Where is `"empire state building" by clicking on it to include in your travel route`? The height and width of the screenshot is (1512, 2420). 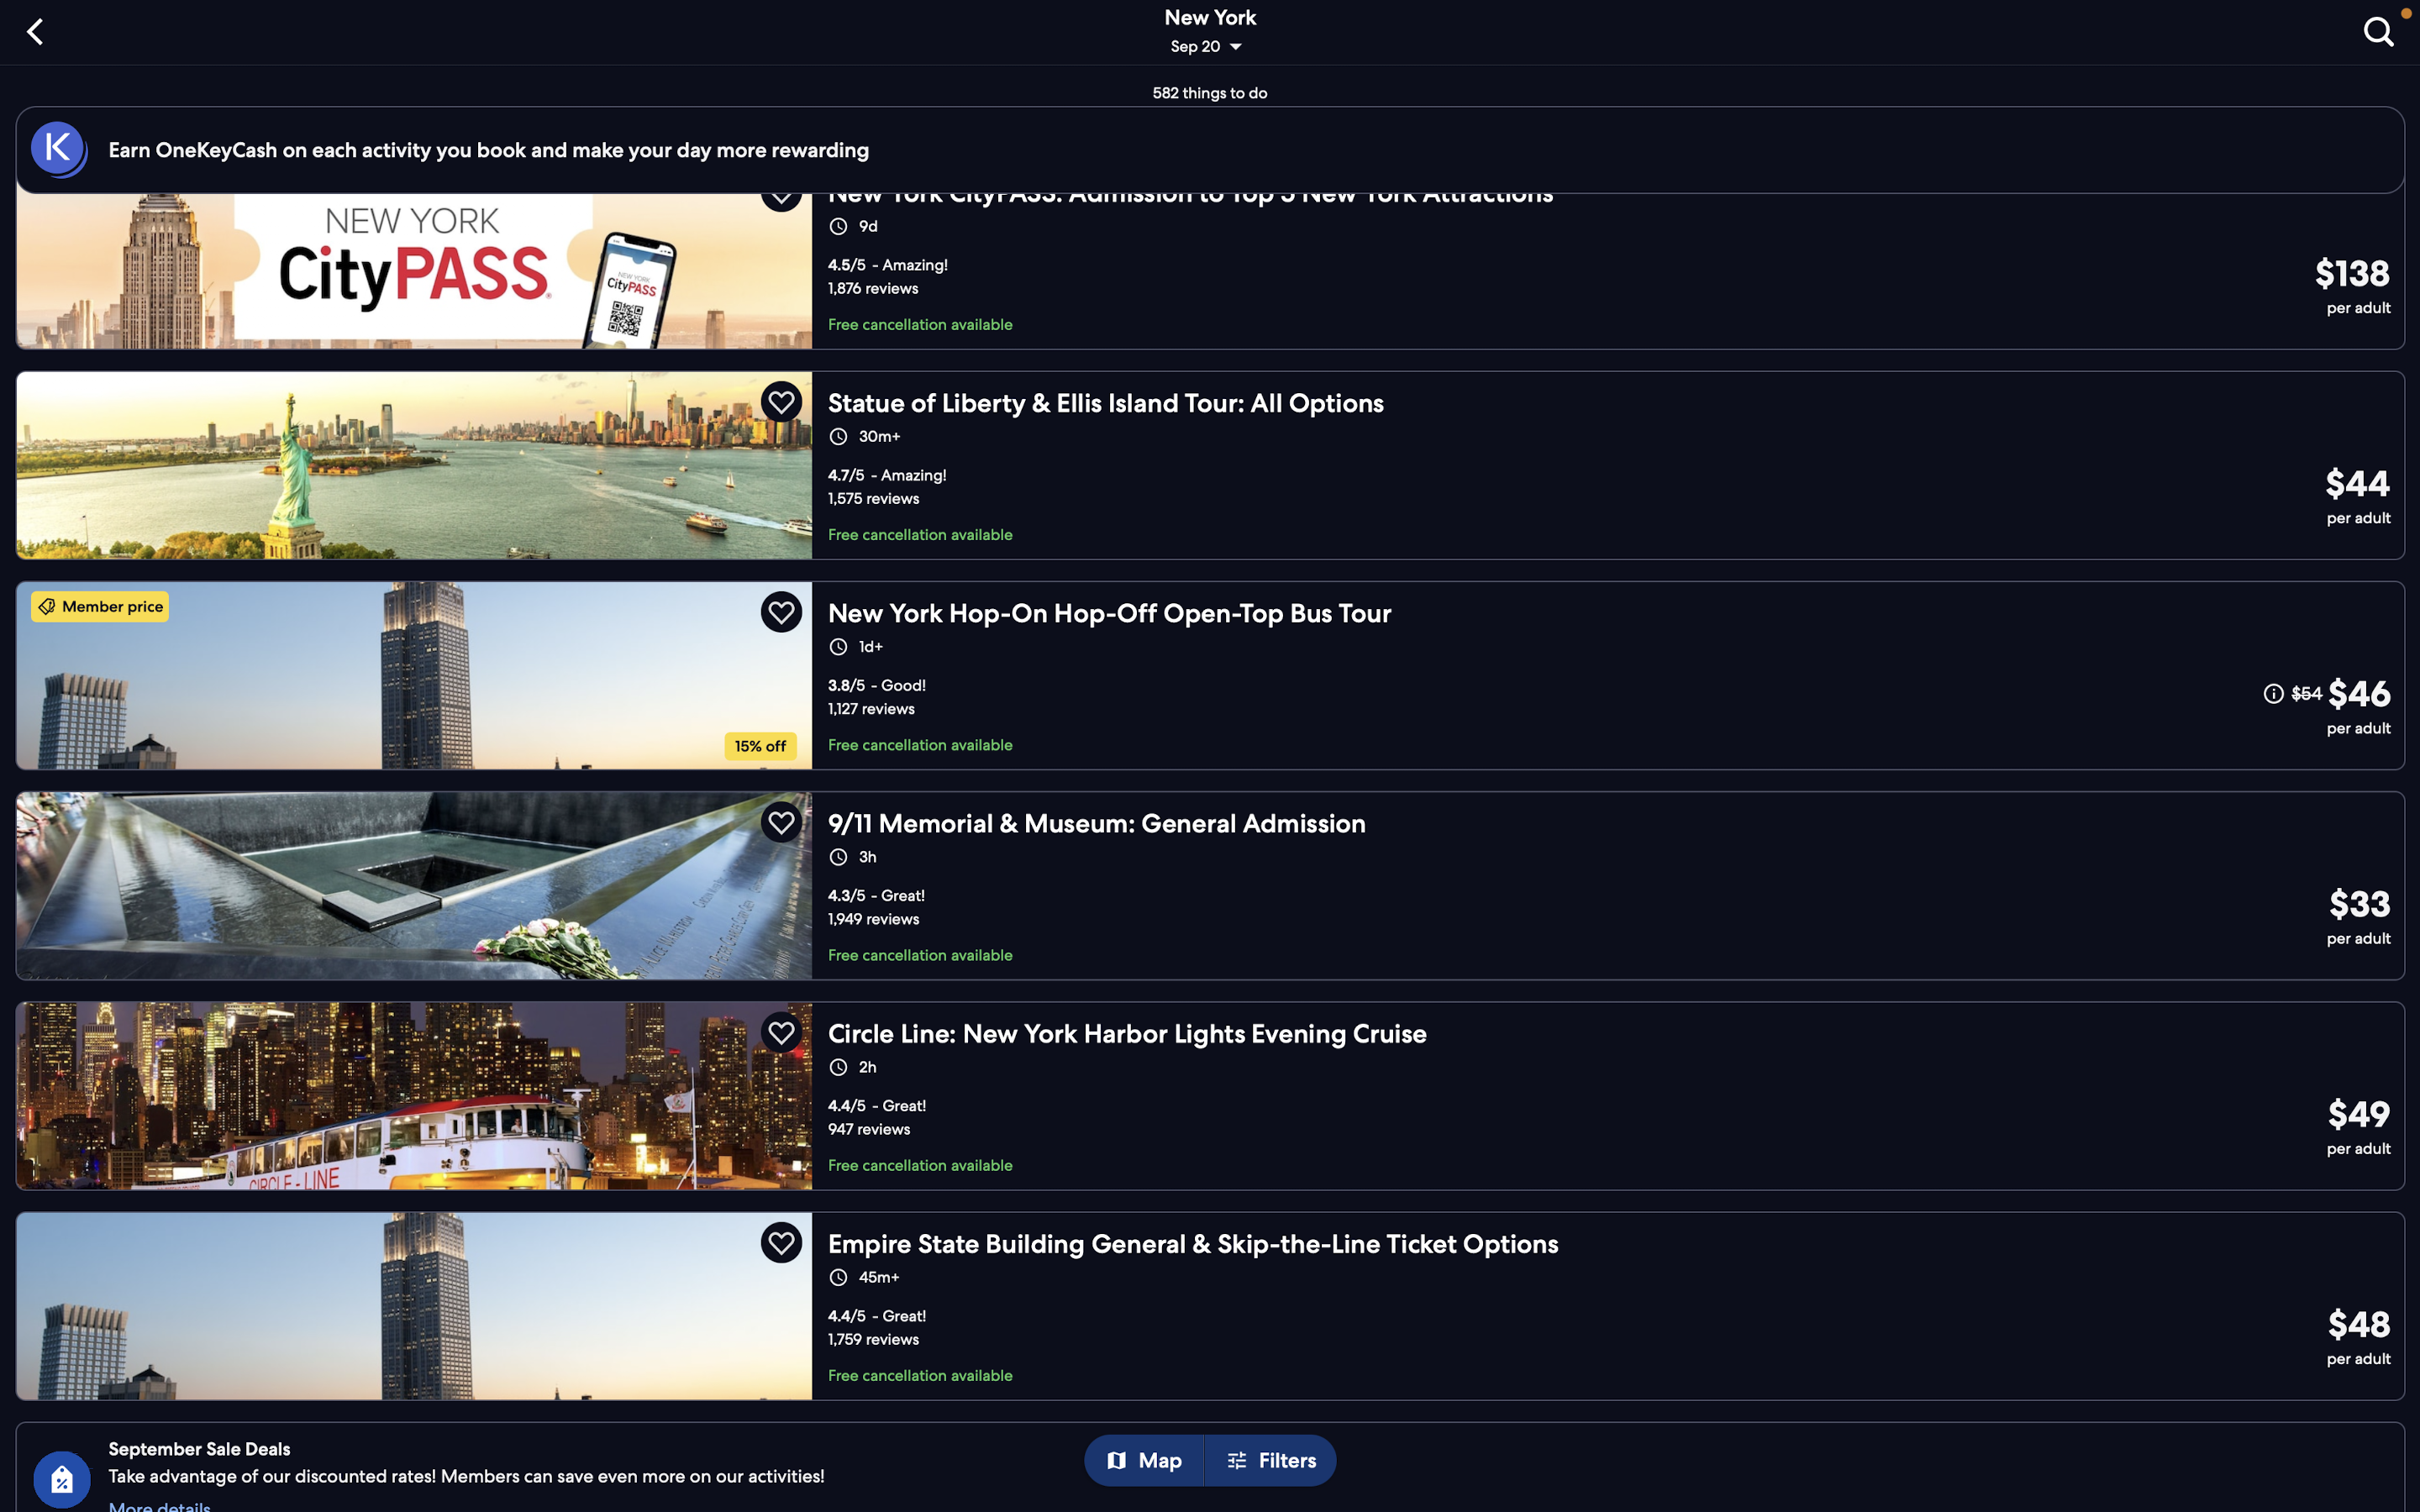
"empire state building" by clicking on it to include in your travel route is located at coordinates (1217, 1300).